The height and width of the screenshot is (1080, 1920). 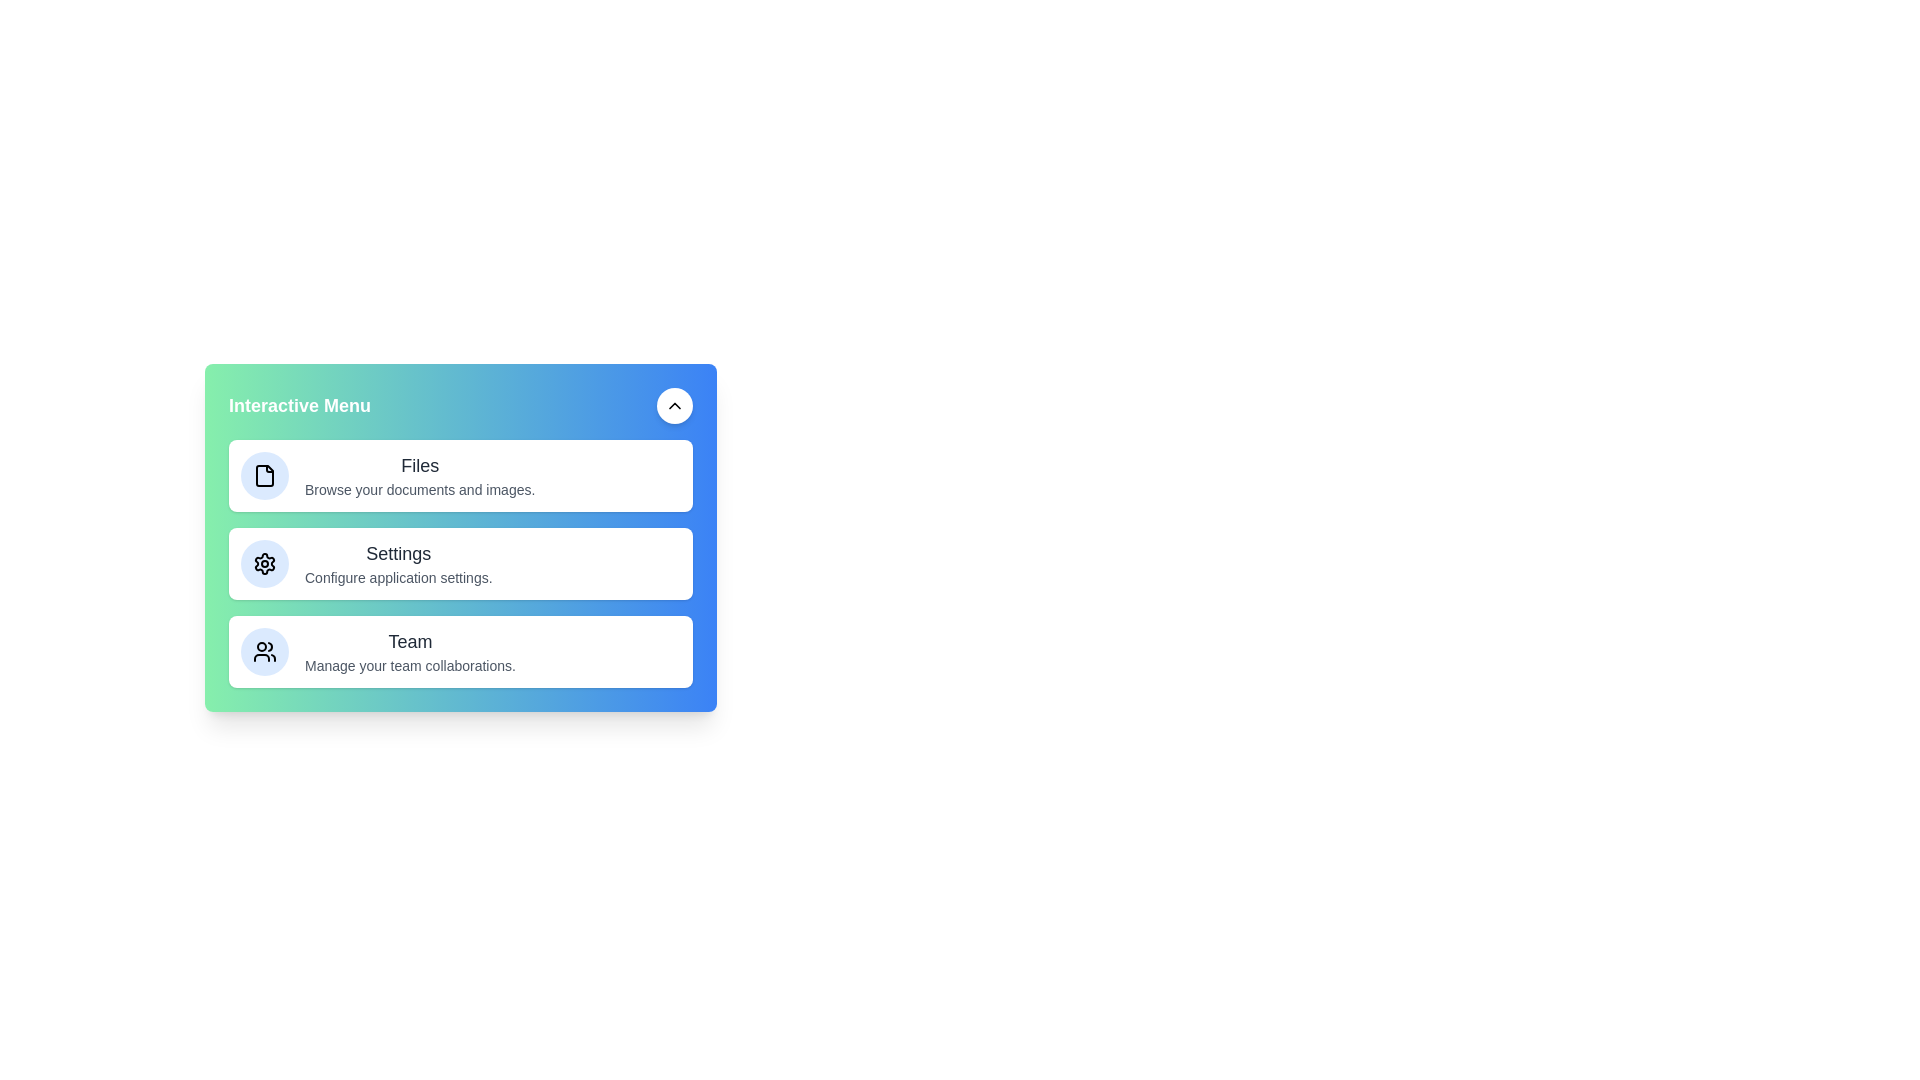 What do you see at coordinates (419, 475) in the screenshot?
I see `the 'Files' option in the menu` at bounding box center [419, 475].